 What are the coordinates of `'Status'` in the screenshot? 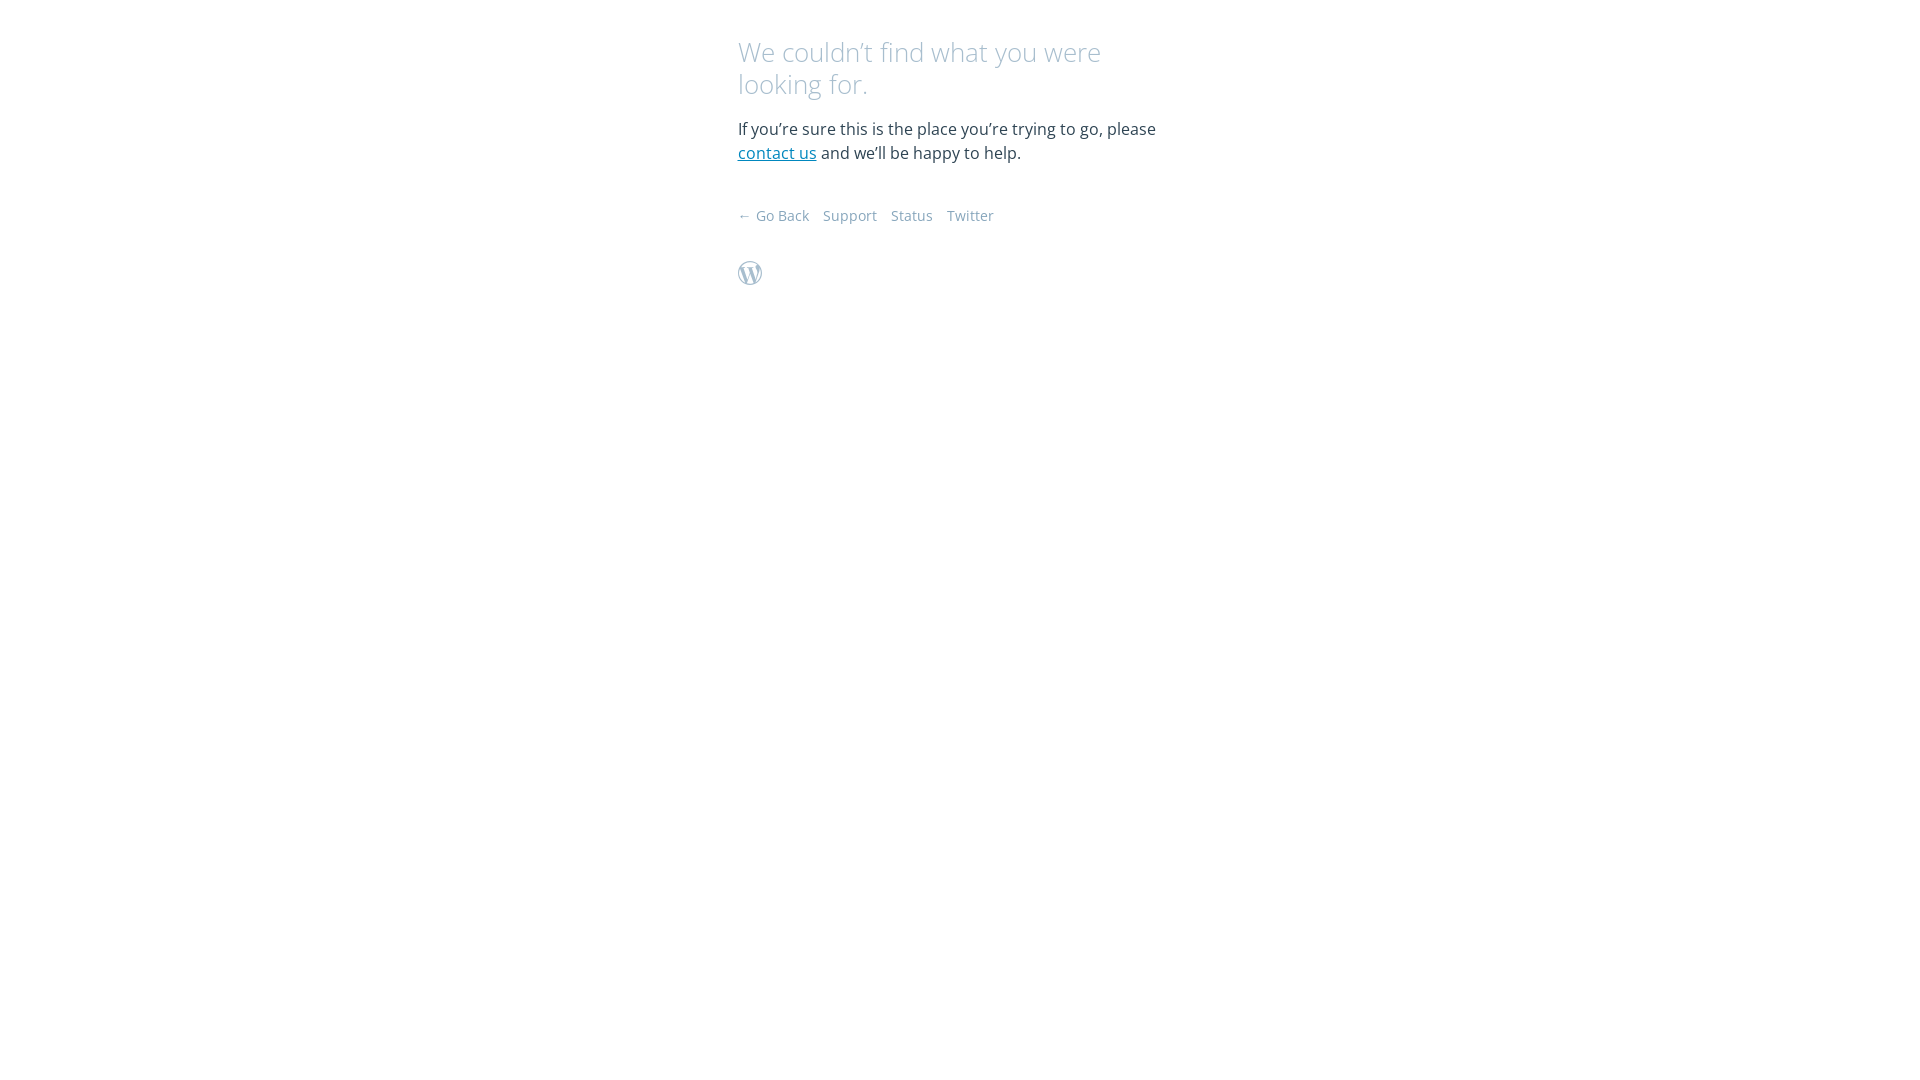 It's located at (910, 215).